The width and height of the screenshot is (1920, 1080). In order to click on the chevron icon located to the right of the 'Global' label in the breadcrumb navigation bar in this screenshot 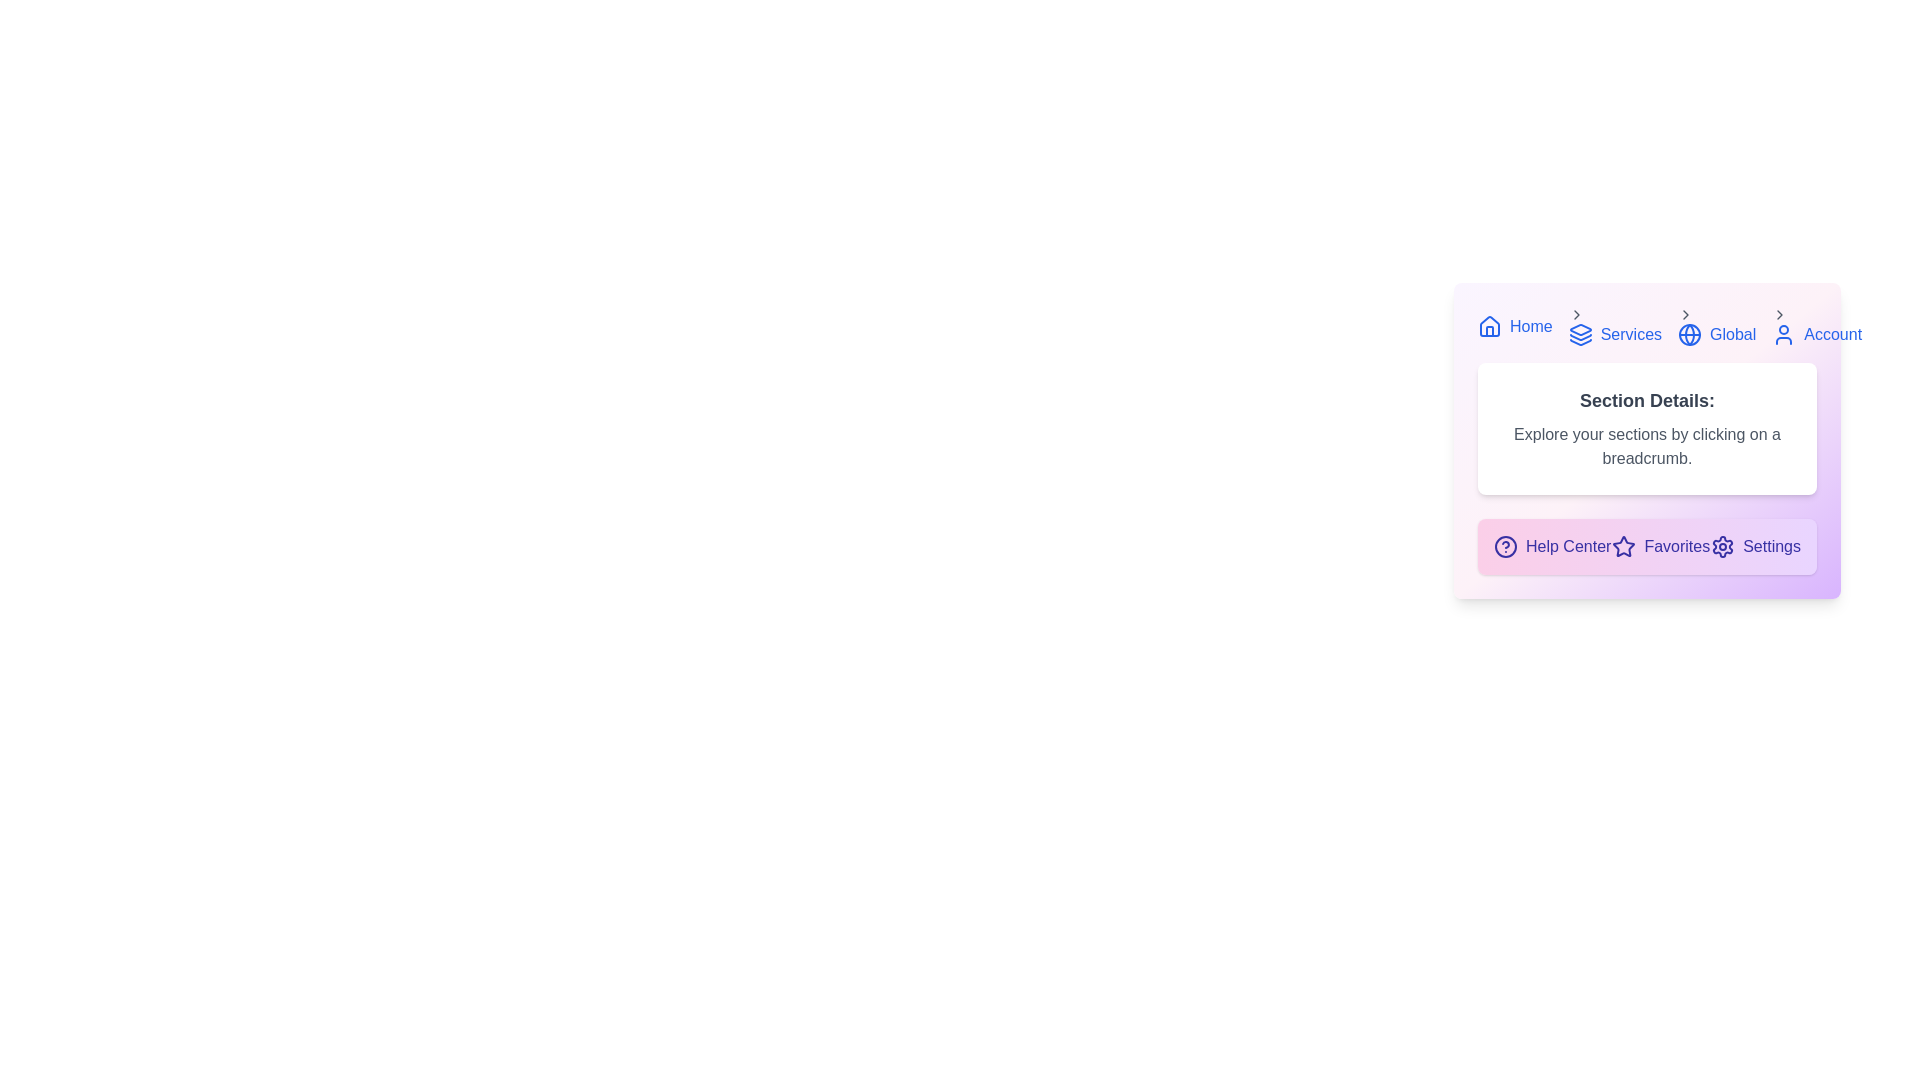, I will do `click(1685, 315)`.